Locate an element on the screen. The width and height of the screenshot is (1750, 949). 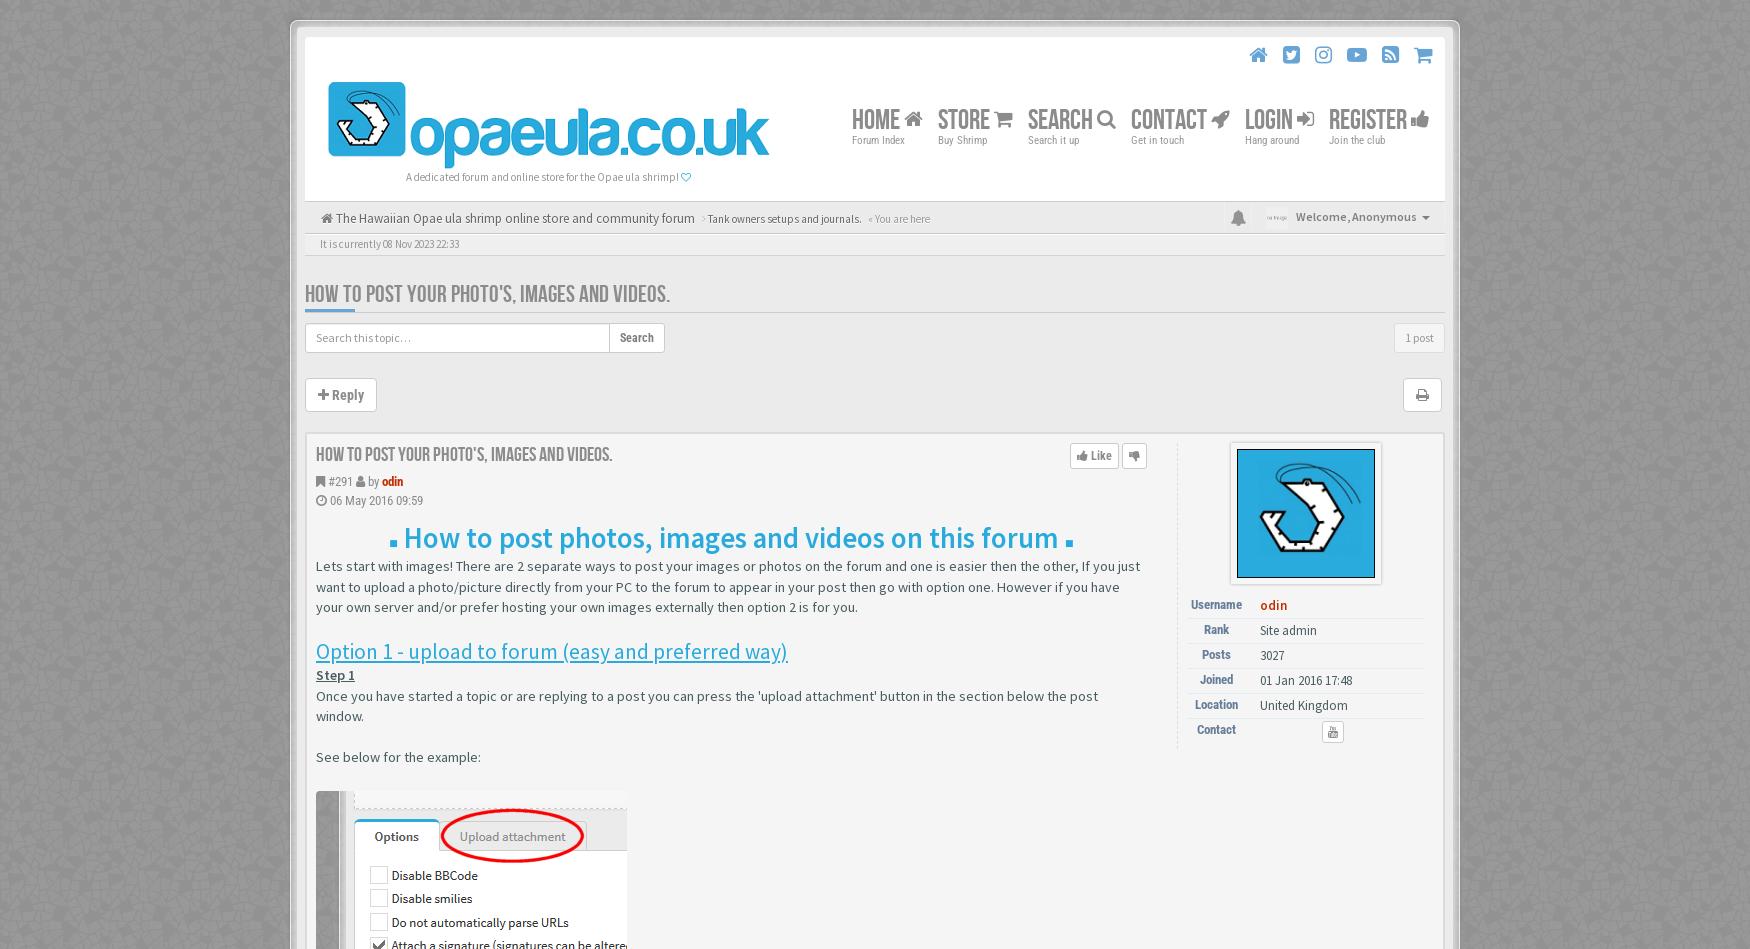
'Search it up' is located at coordinates (1052, 139).